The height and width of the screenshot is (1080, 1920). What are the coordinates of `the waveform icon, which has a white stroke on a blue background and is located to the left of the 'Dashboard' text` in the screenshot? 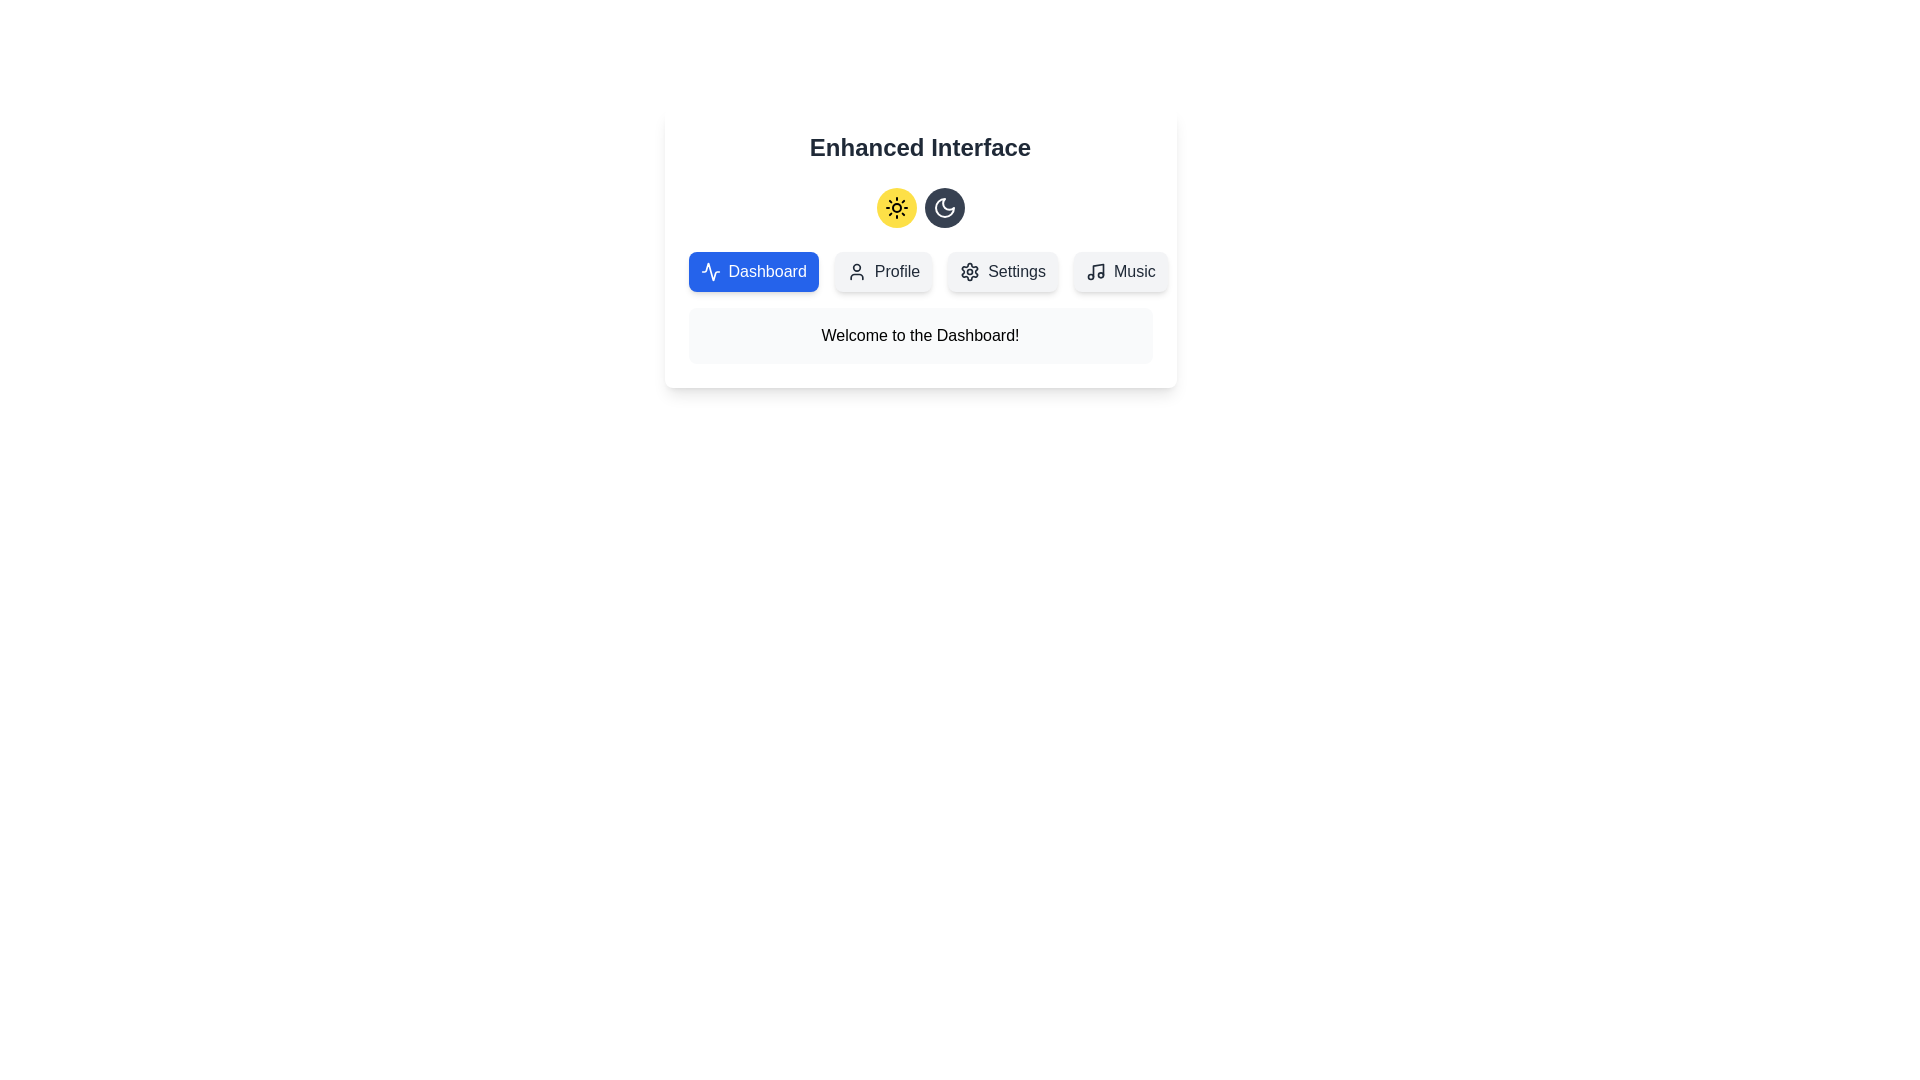 It's located at (710, 272).